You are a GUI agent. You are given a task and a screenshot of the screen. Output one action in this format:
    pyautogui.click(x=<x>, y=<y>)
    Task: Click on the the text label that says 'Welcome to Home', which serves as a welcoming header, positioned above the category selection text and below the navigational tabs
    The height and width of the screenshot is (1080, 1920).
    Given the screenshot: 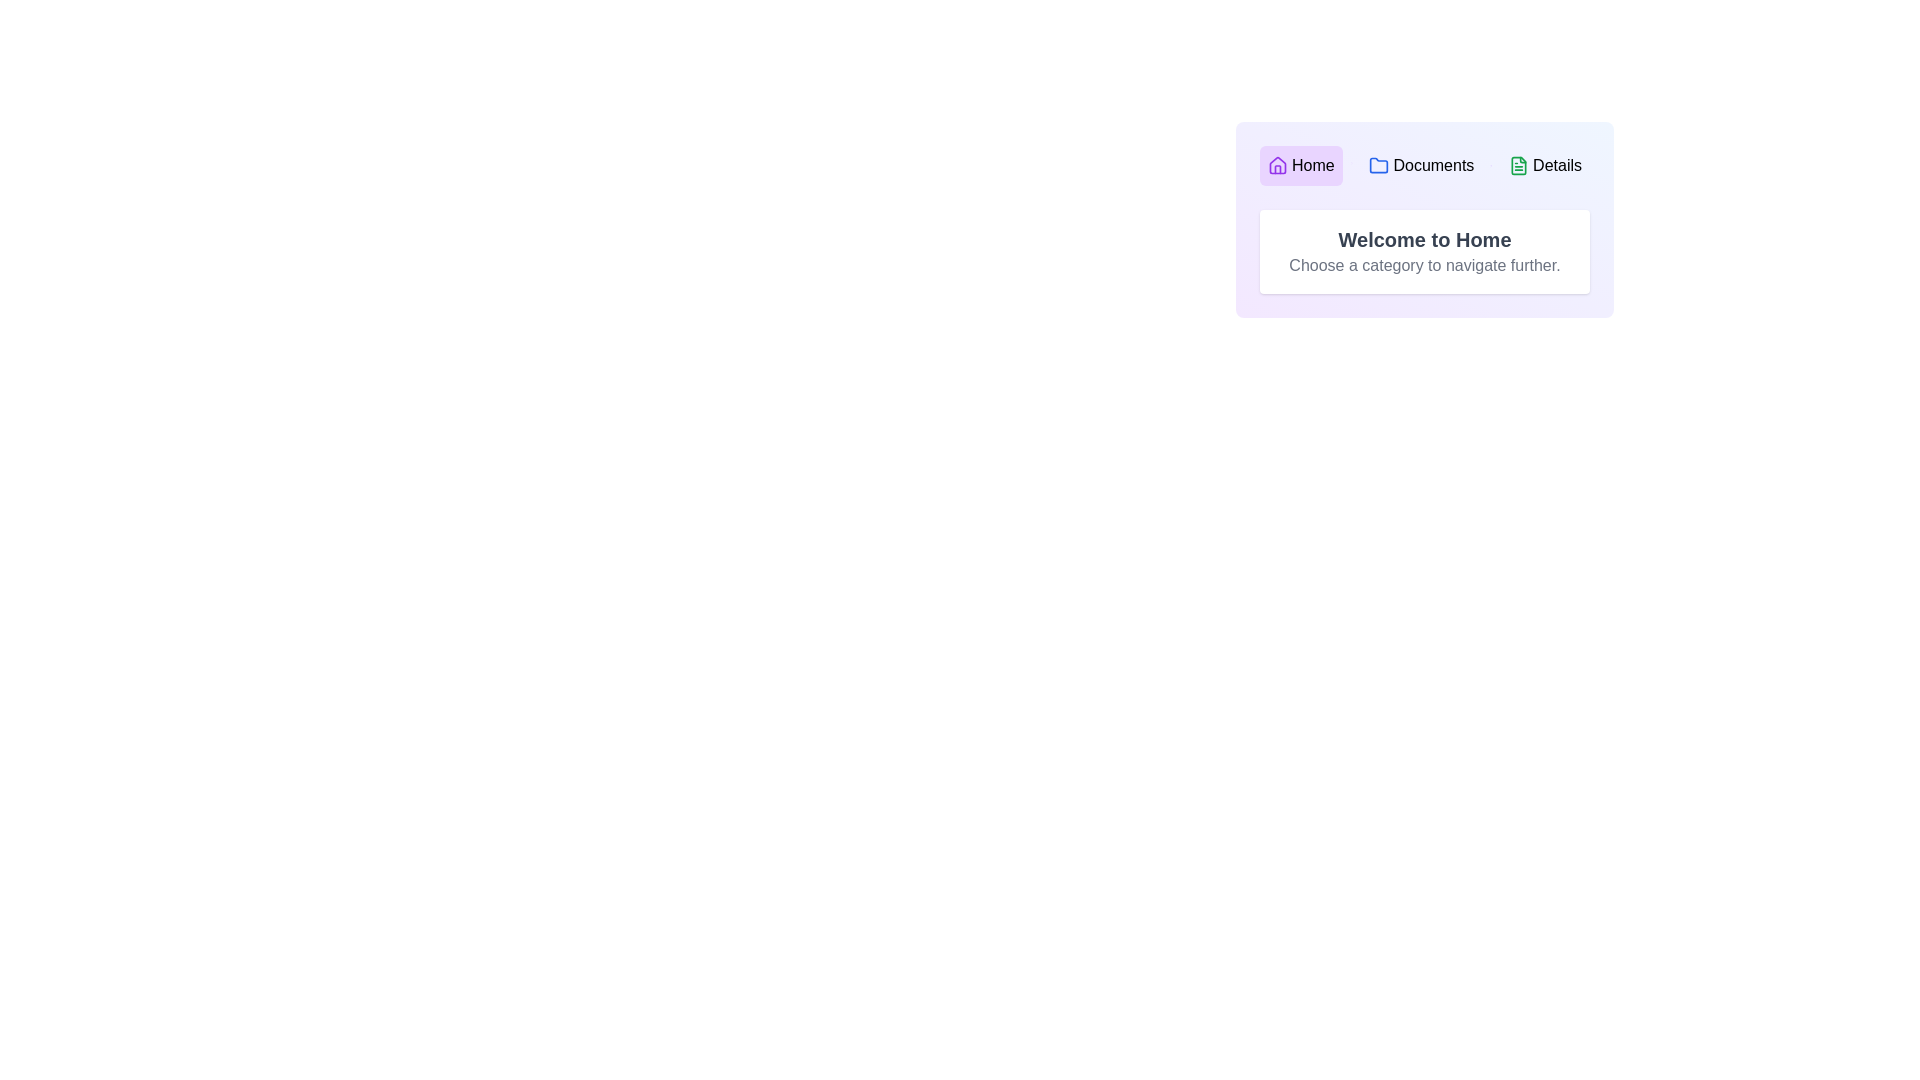 What is the action you would take?
    pyautogui.click(x=1424, y=238)
    